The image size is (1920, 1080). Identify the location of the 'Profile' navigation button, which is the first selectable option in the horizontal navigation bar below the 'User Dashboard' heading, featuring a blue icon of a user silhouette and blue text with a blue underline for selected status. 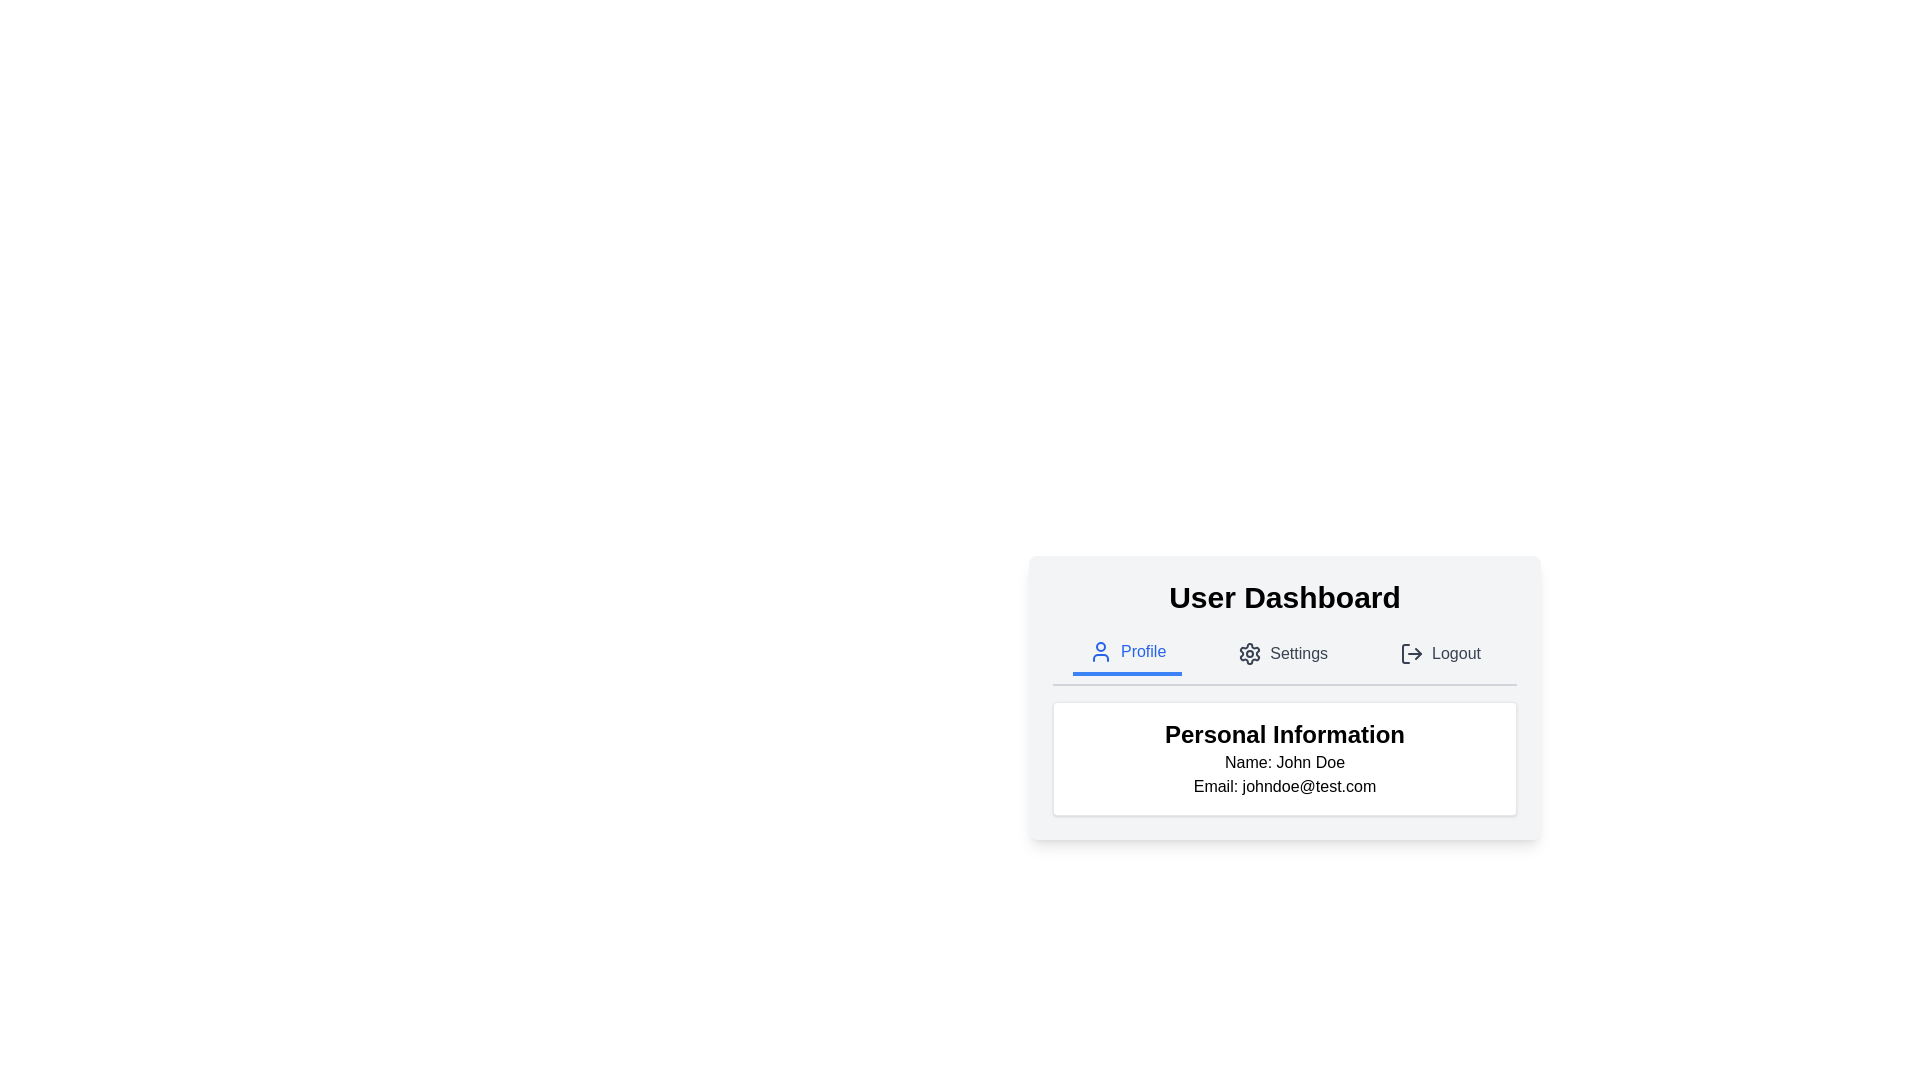
(1127, 654).